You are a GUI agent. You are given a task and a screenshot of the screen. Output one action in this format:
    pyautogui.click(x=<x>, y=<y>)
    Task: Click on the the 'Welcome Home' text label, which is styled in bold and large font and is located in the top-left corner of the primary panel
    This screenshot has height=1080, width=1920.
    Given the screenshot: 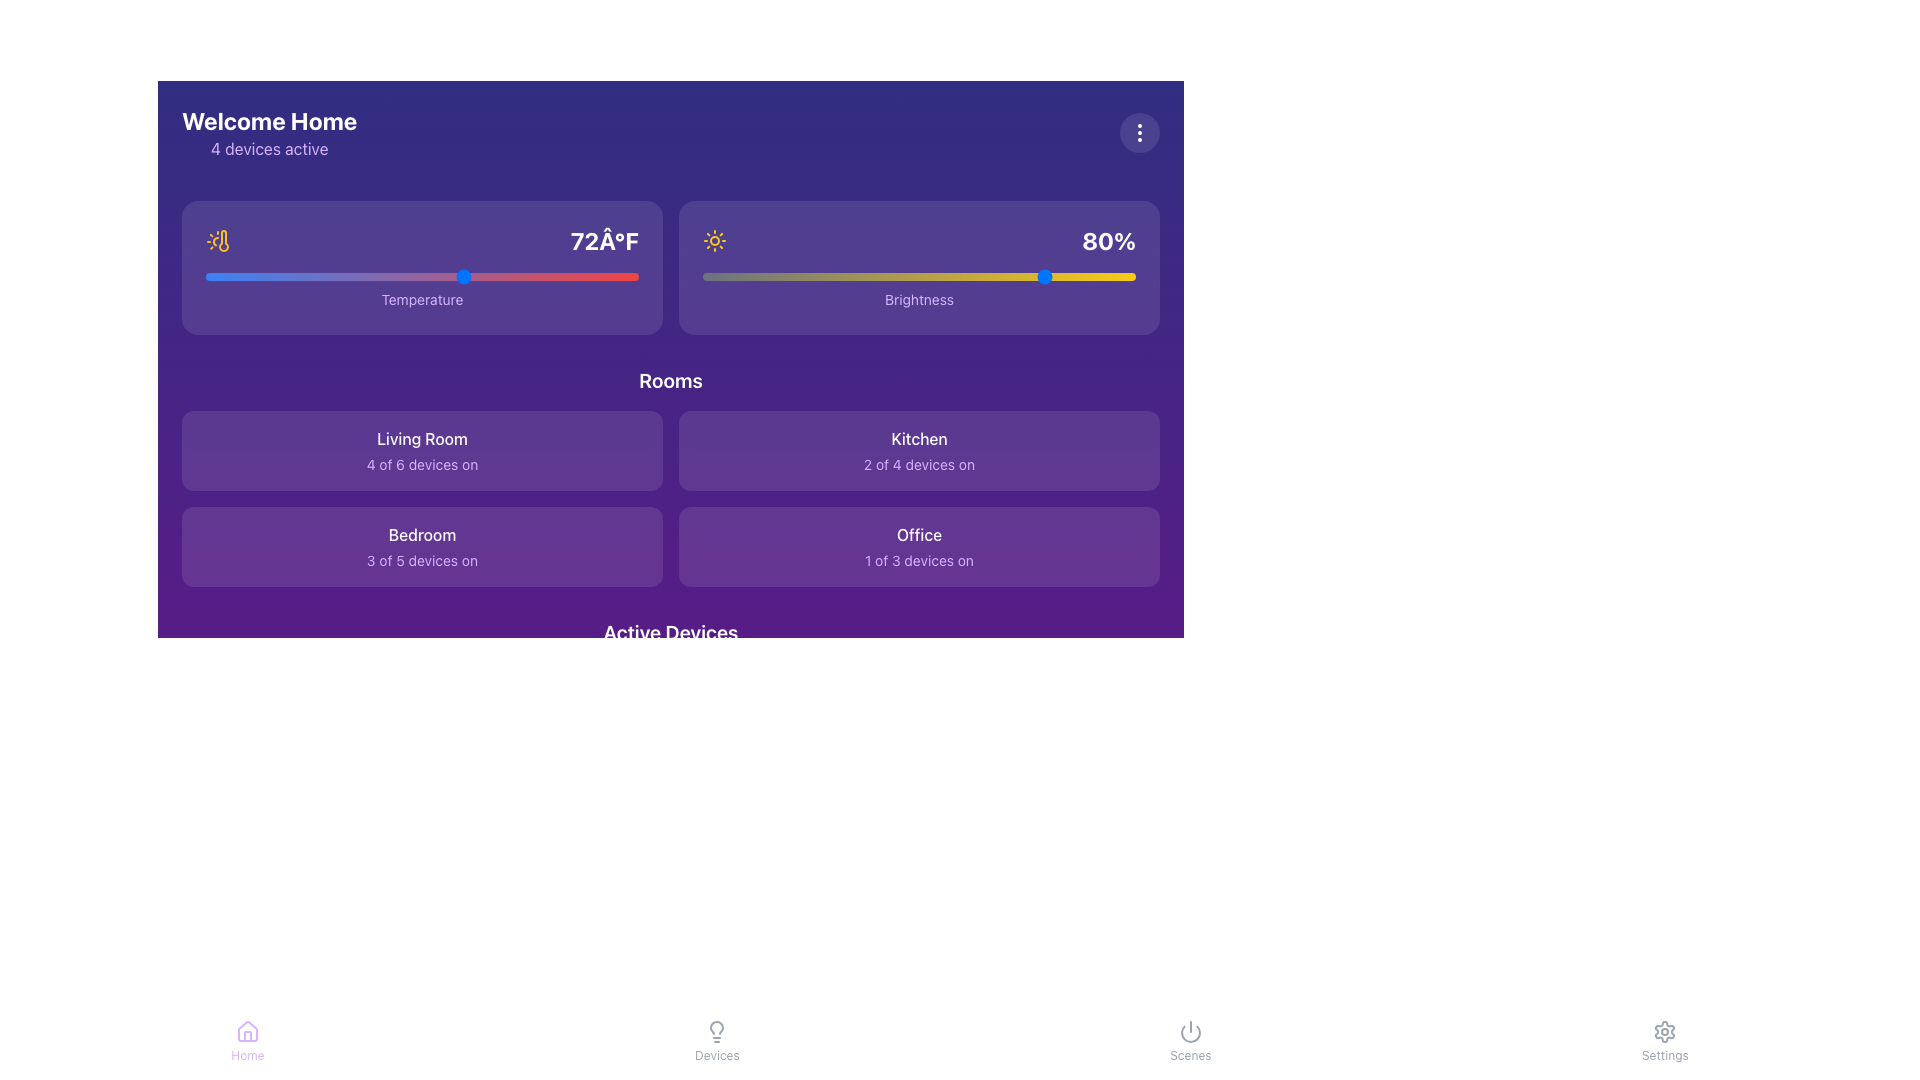 What is the action you would take?
    pyautogui.click(x=268, y=120)
    